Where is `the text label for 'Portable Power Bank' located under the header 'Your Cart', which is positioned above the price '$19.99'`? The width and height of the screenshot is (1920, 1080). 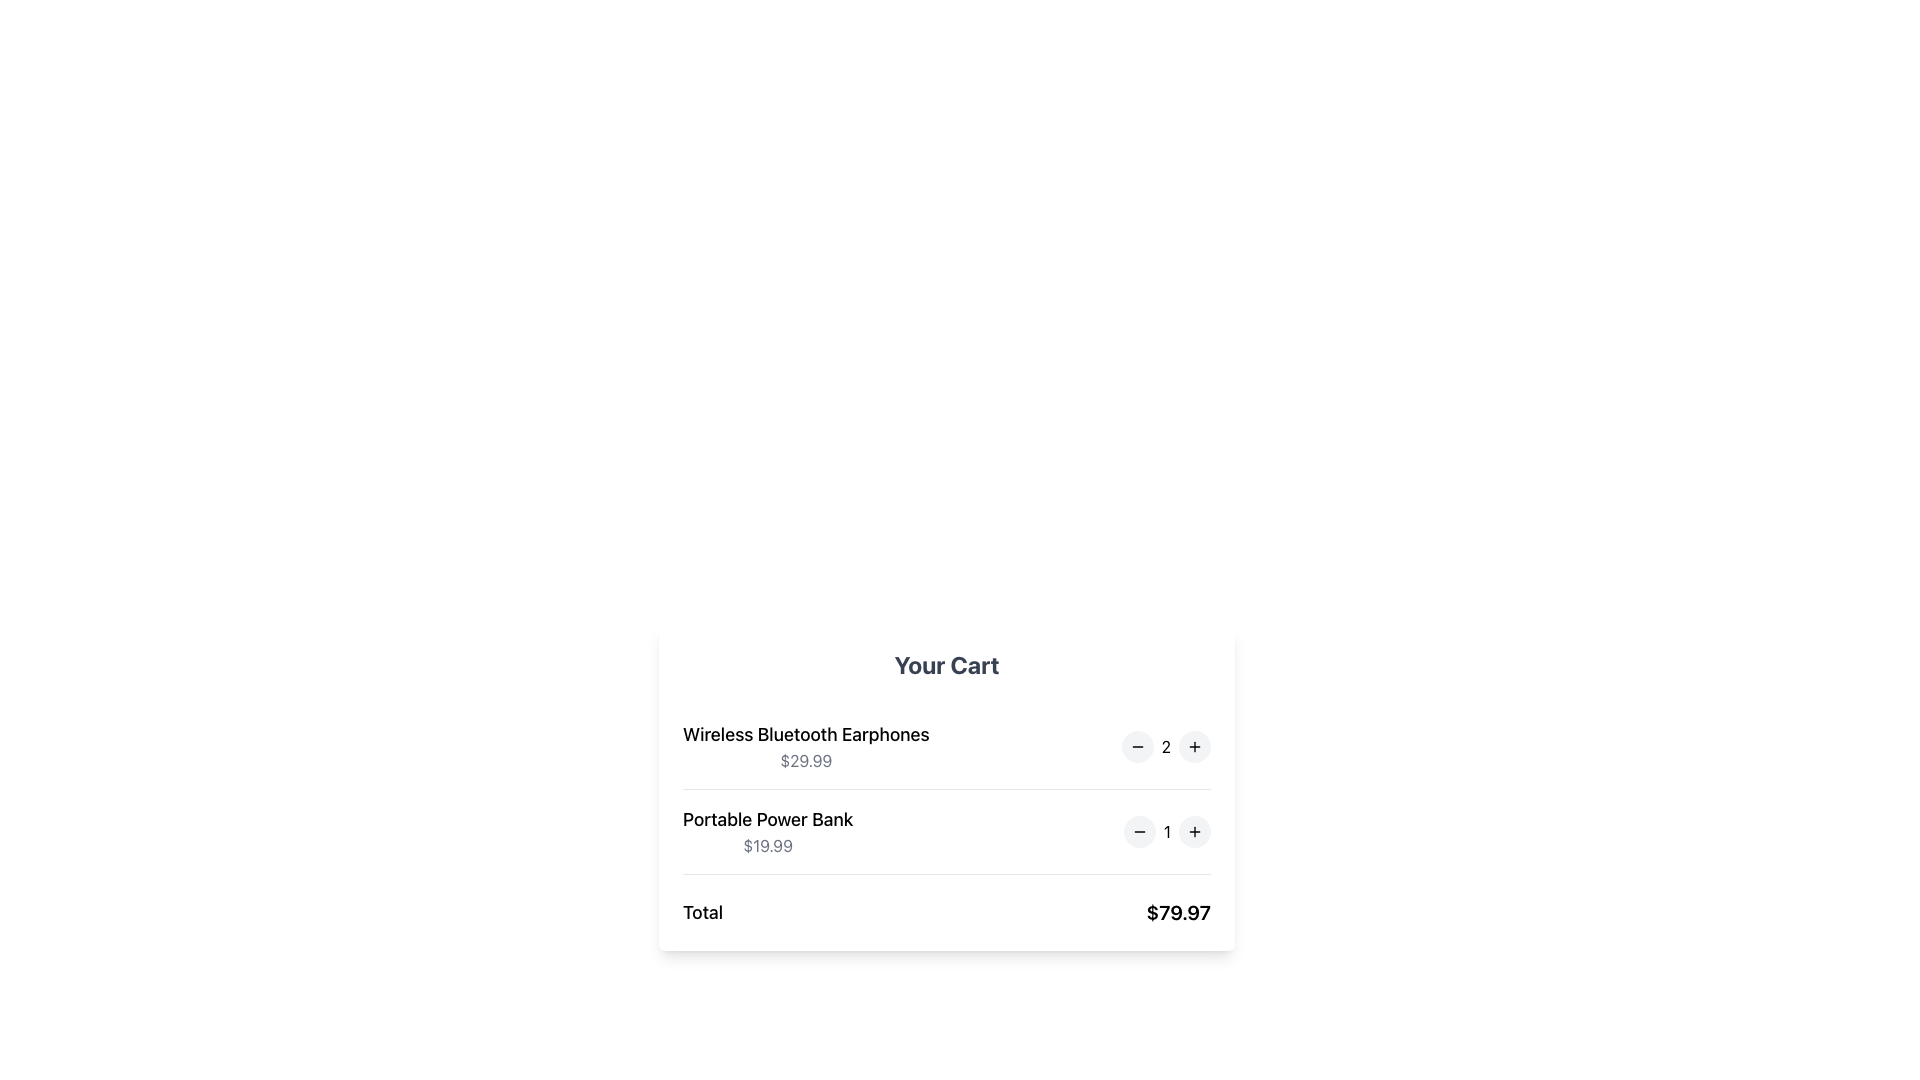 the text label for 'Portable Power Bank' located under the header 'Your Cart', which is positioned above the price '$19.99' is located at coordinates (767, 820).